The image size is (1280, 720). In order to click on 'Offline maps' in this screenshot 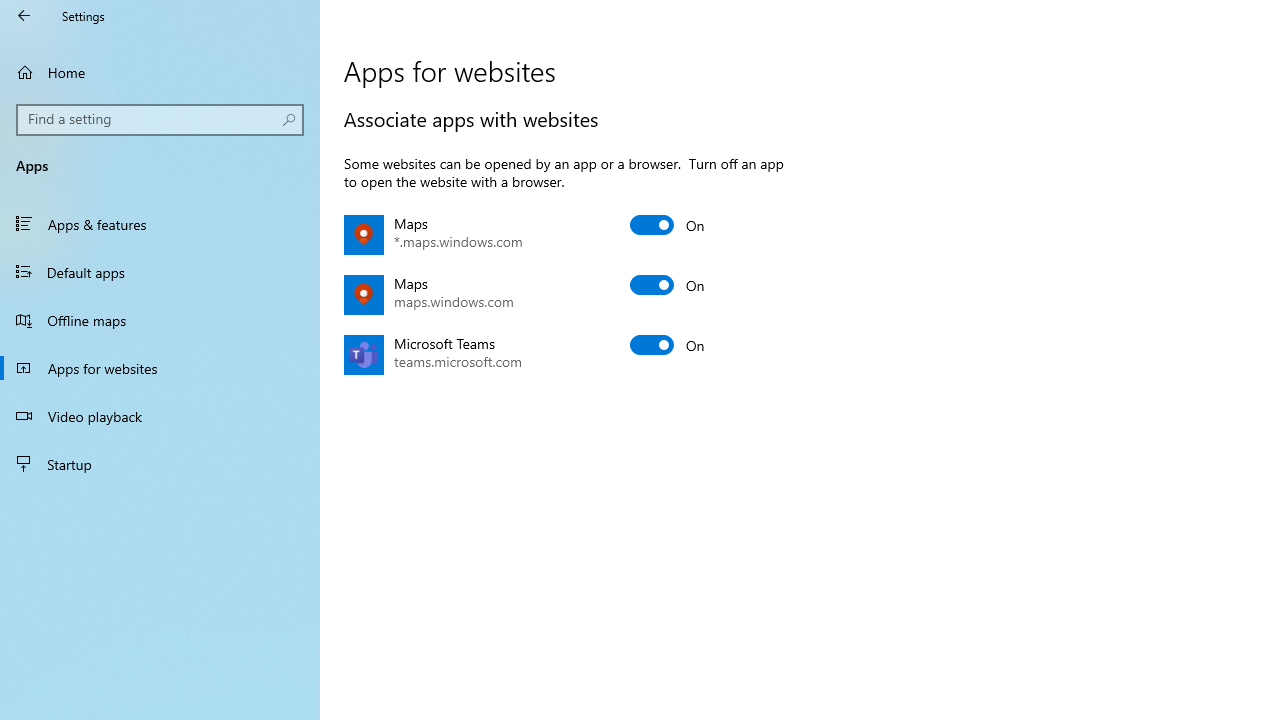, I will do `click(160, 319)`.